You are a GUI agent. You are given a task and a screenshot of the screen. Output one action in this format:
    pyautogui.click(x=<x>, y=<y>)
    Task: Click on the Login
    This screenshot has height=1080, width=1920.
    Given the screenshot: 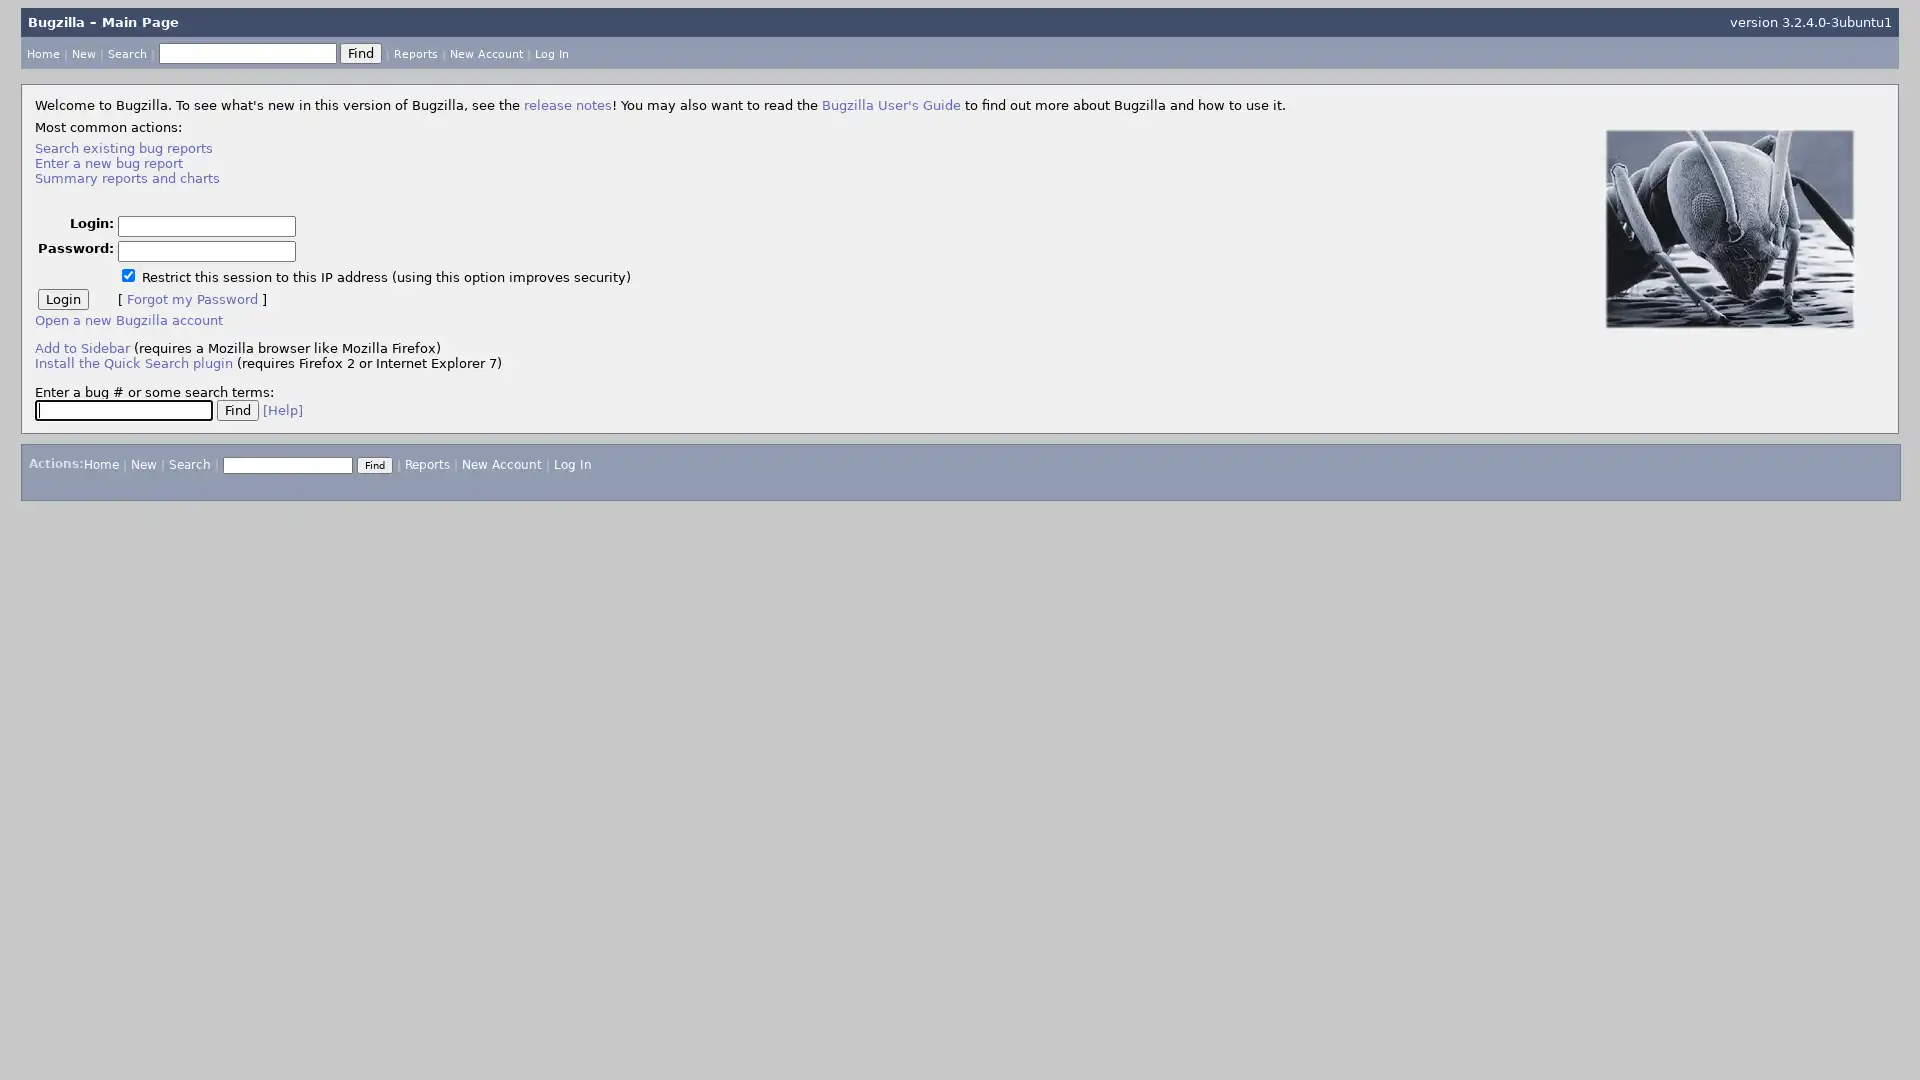 What is the action you would take?
    pyautogui.click(x=62, y=298)
    